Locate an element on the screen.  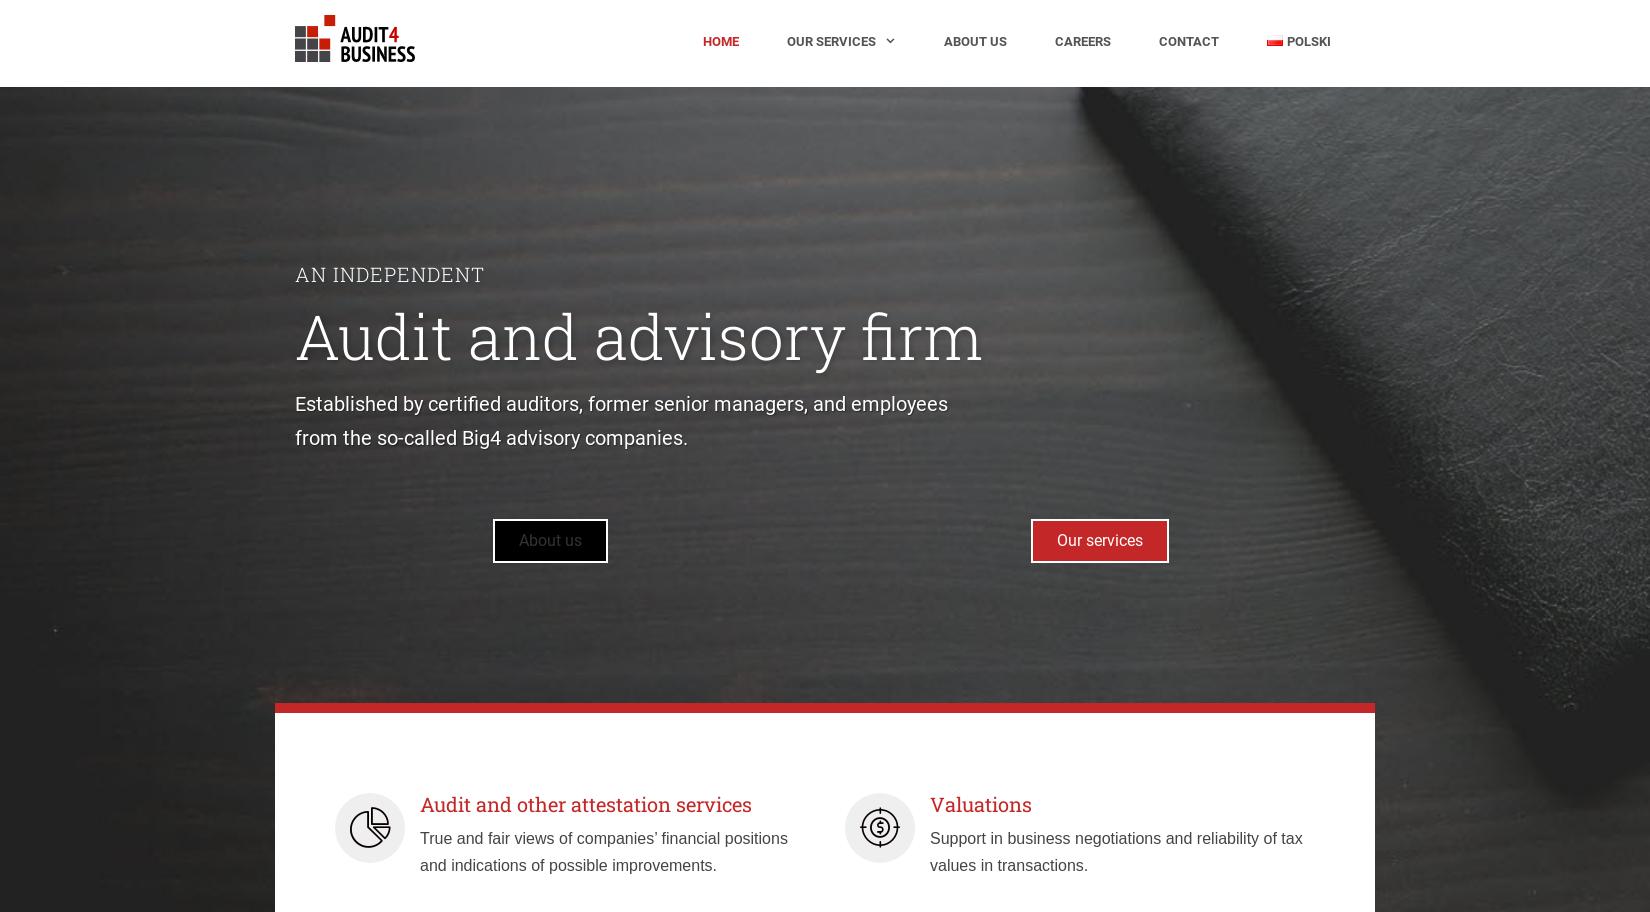
'True and fair views of companies’ financial positions and indications of possible improvements.' is located at coordinates (602, 851).